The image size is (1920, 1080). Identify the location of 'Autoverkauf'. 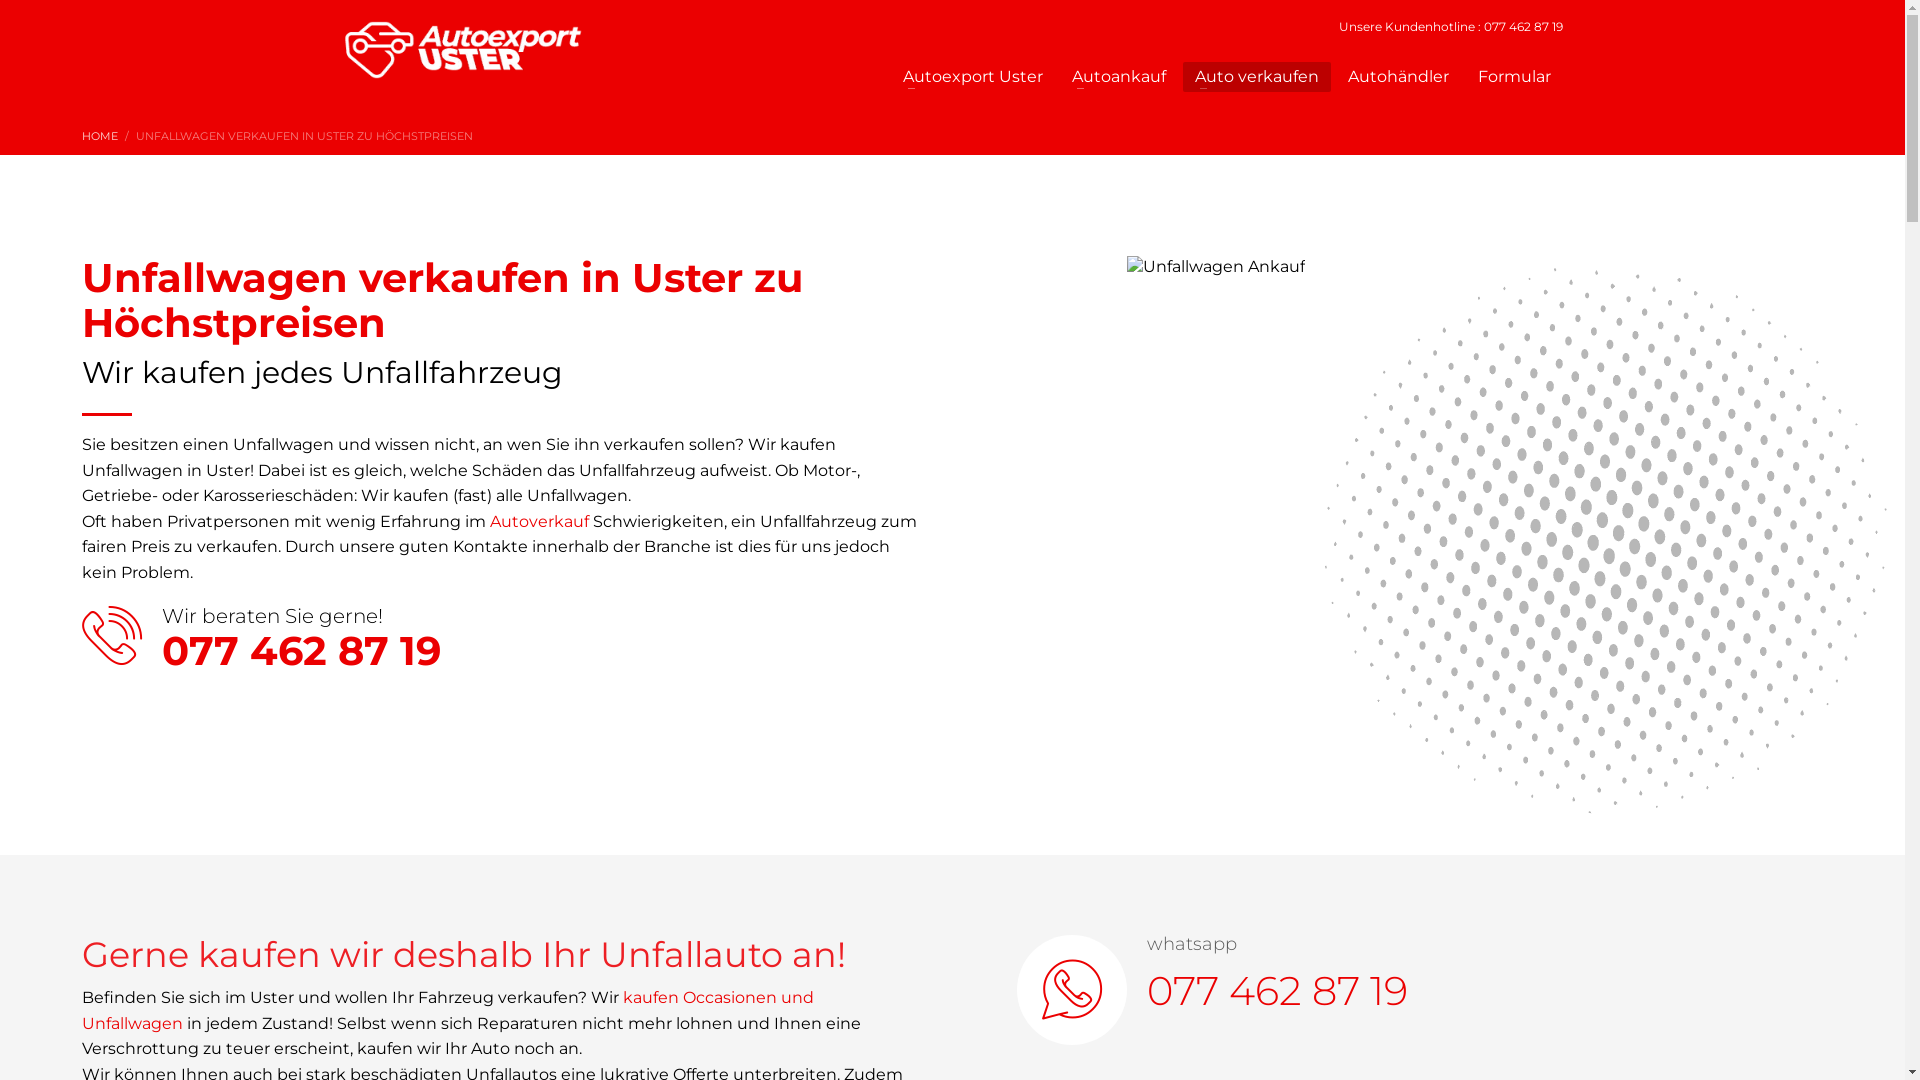
(539, 520).